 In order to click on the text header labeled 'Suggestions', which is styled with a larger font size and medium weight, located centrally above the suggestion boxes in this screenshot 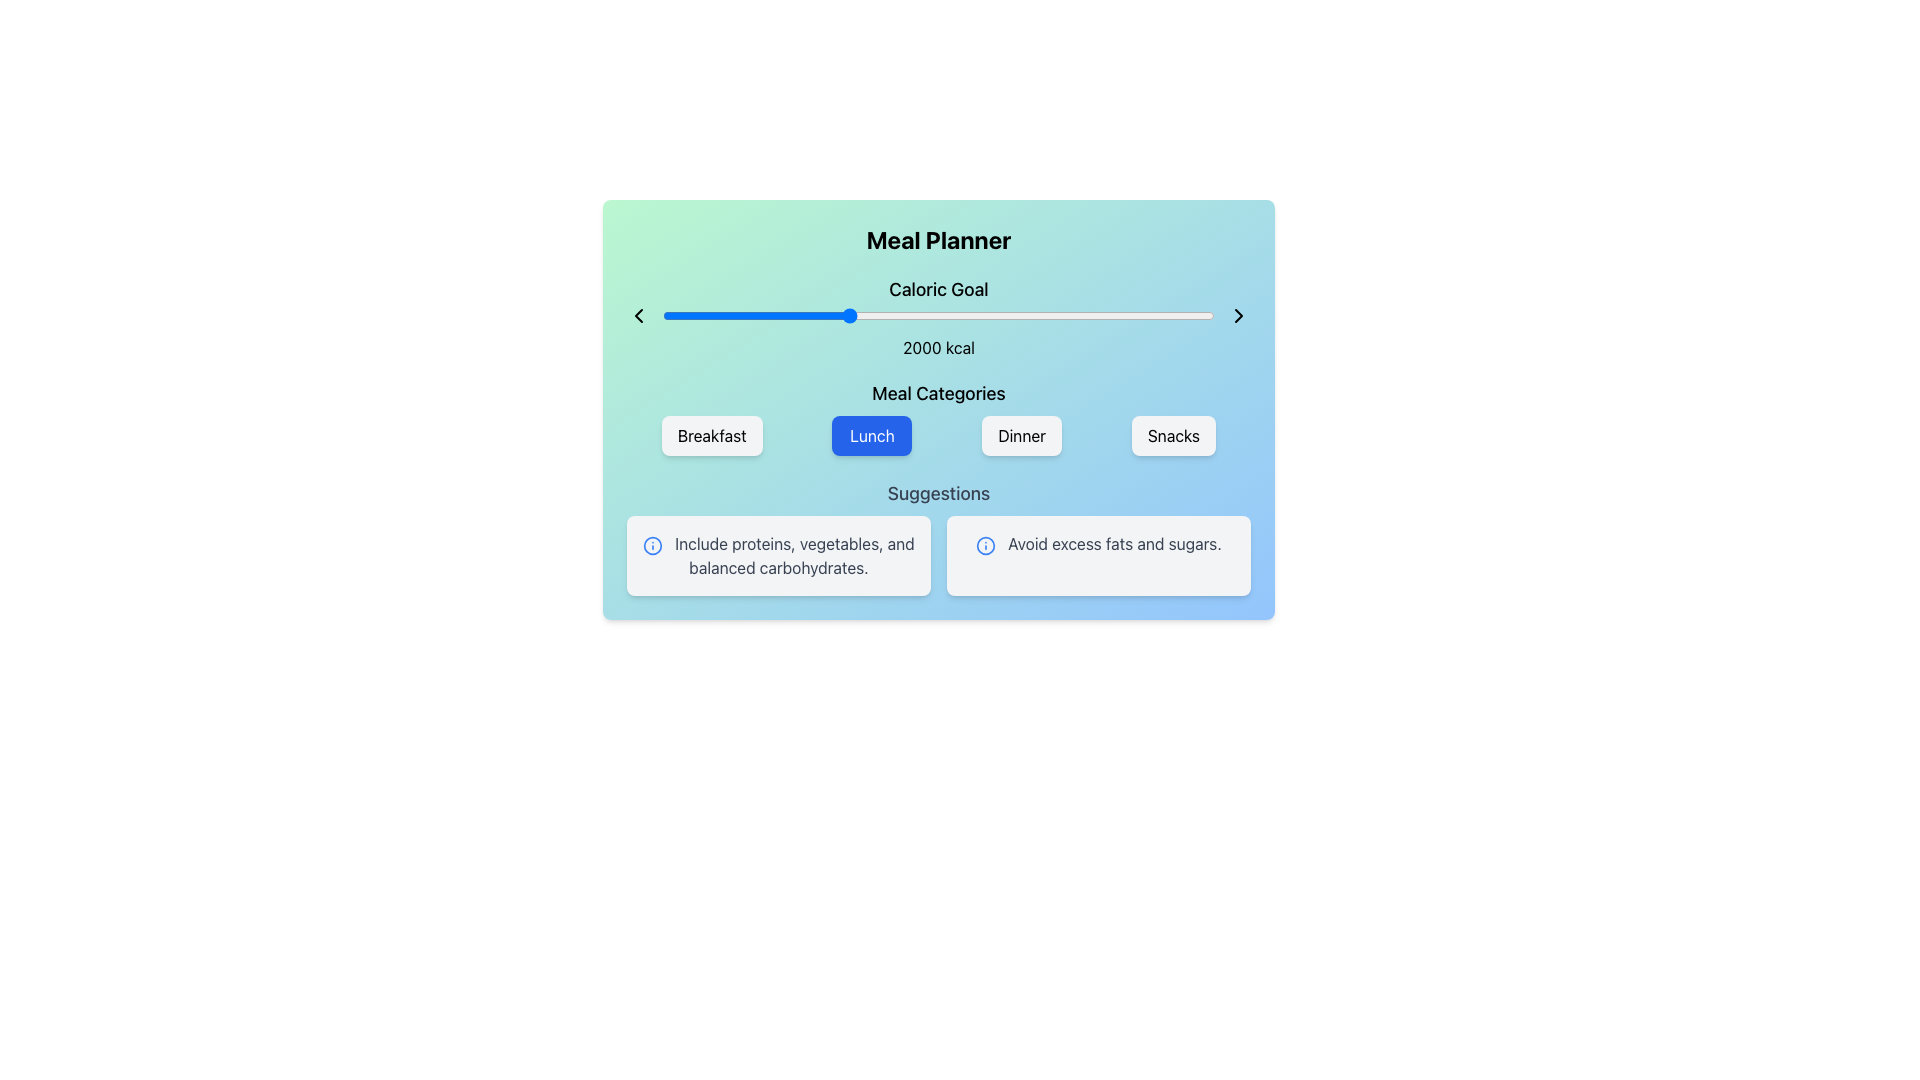, I will do `click(938, 493)`.